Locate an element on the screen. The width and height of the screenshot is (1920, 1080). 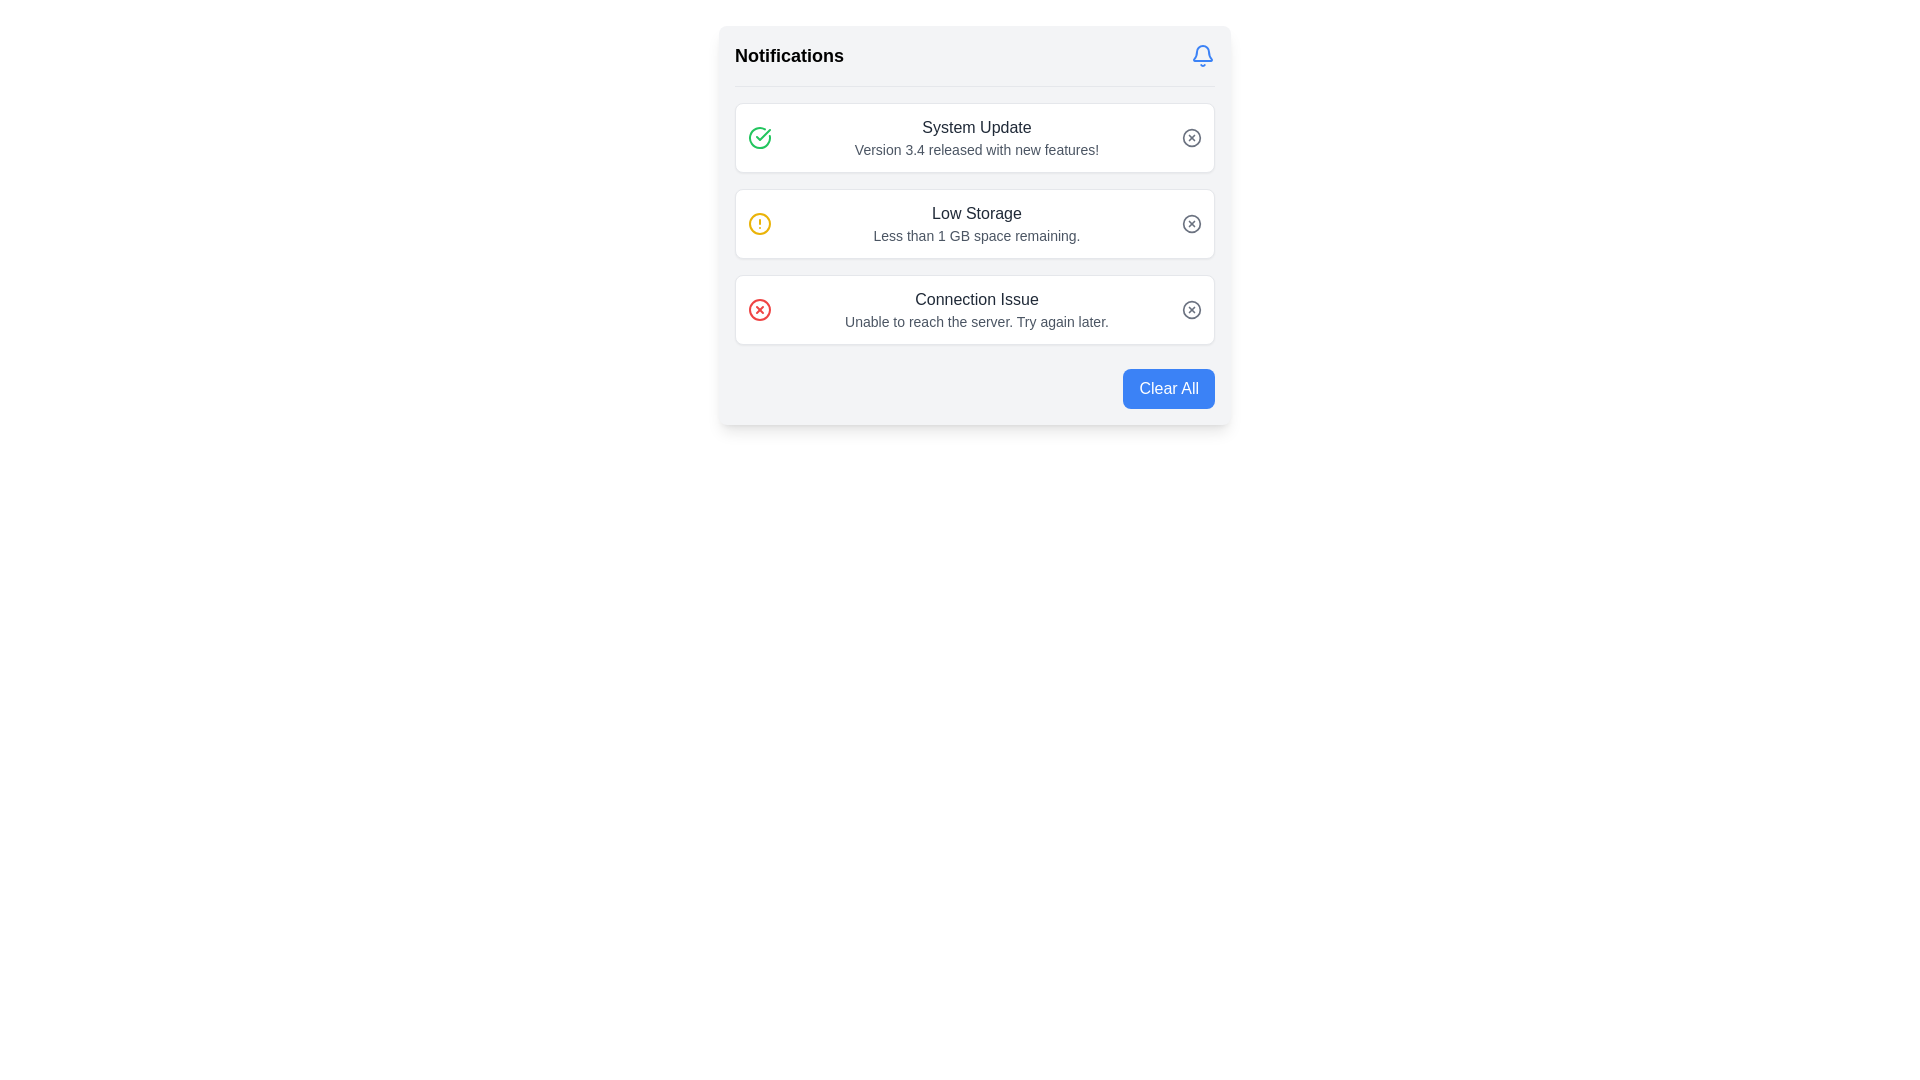
the Close button, which appears as a gray circle with an 'x' in the top-right corner of the 'Low Storage' notification card, to observe the color change is located at coordinates (1191, 223).